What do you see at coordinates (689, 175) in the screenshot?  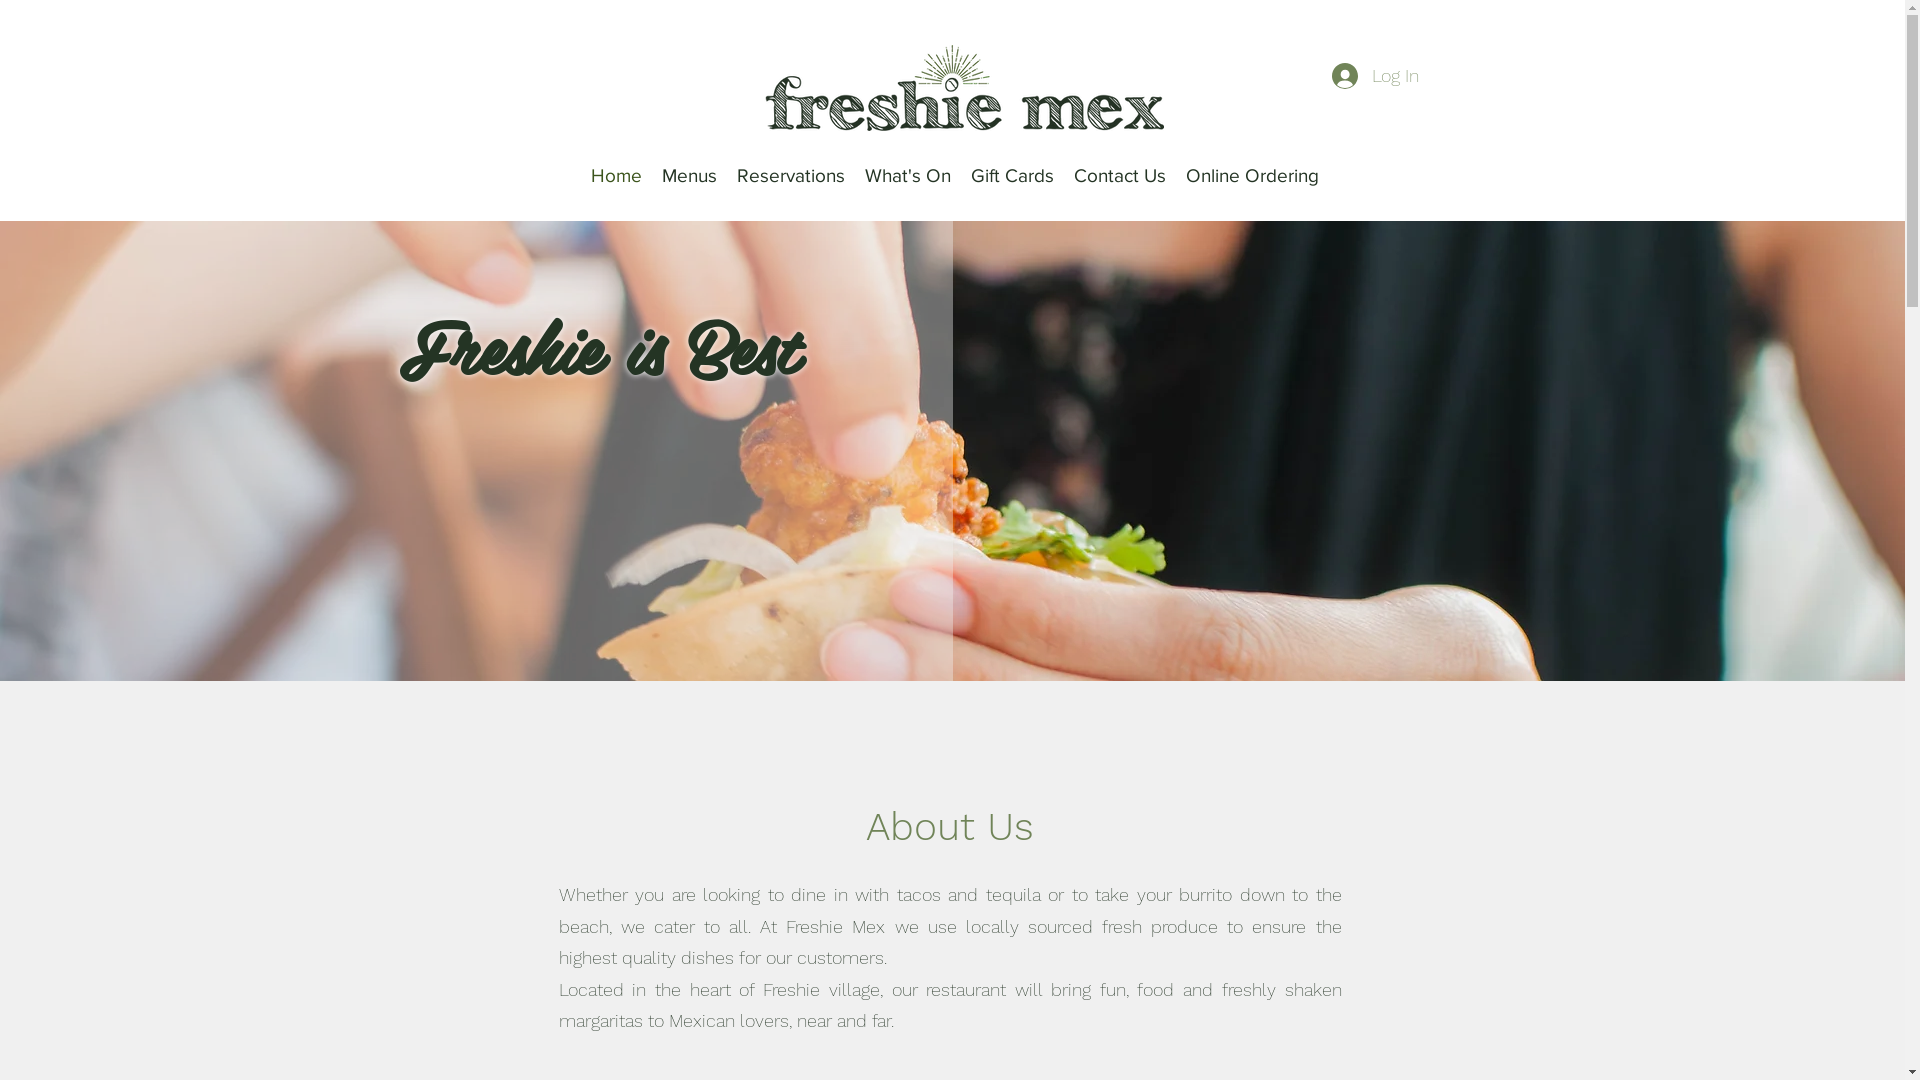 I see `'Menus'` at bounding box center [689, 175].